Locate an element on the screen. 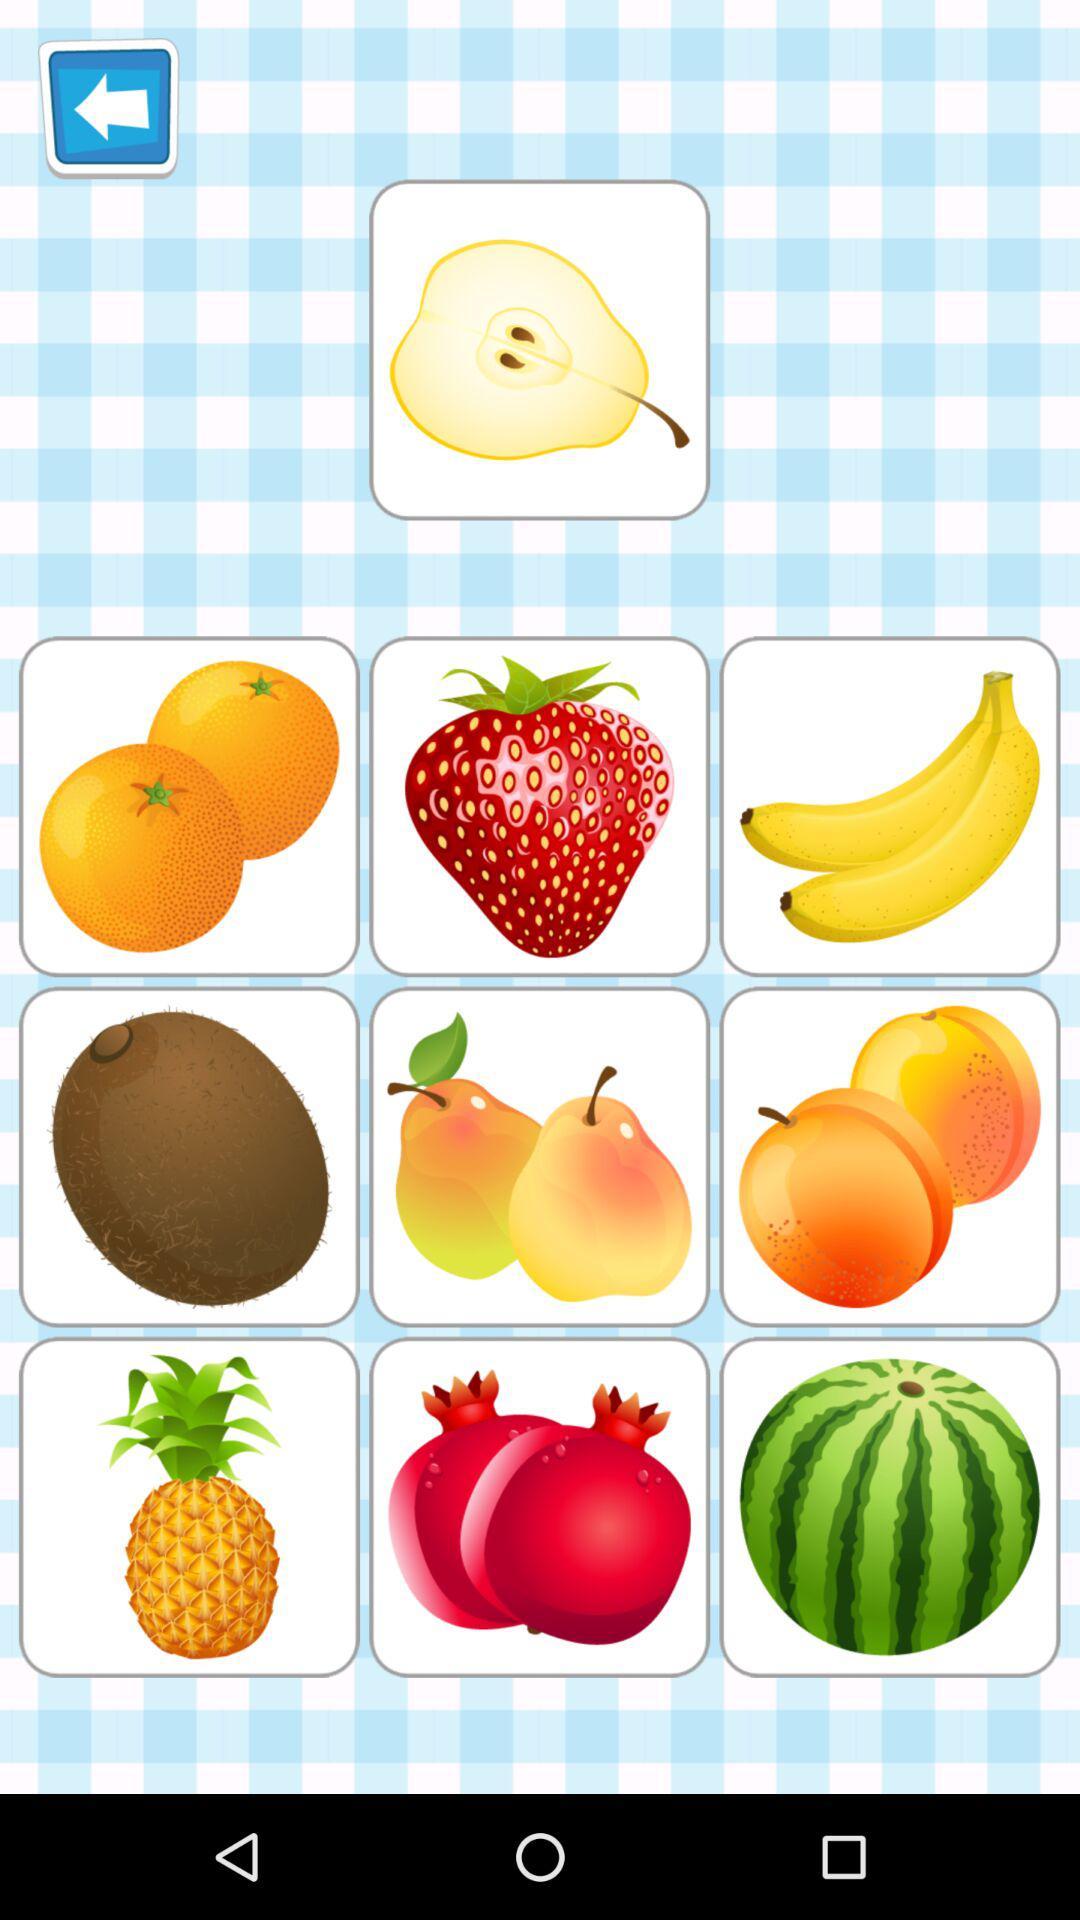 This screenshot has height=1920, width=1080. view image is located at coordinates (538, 349).